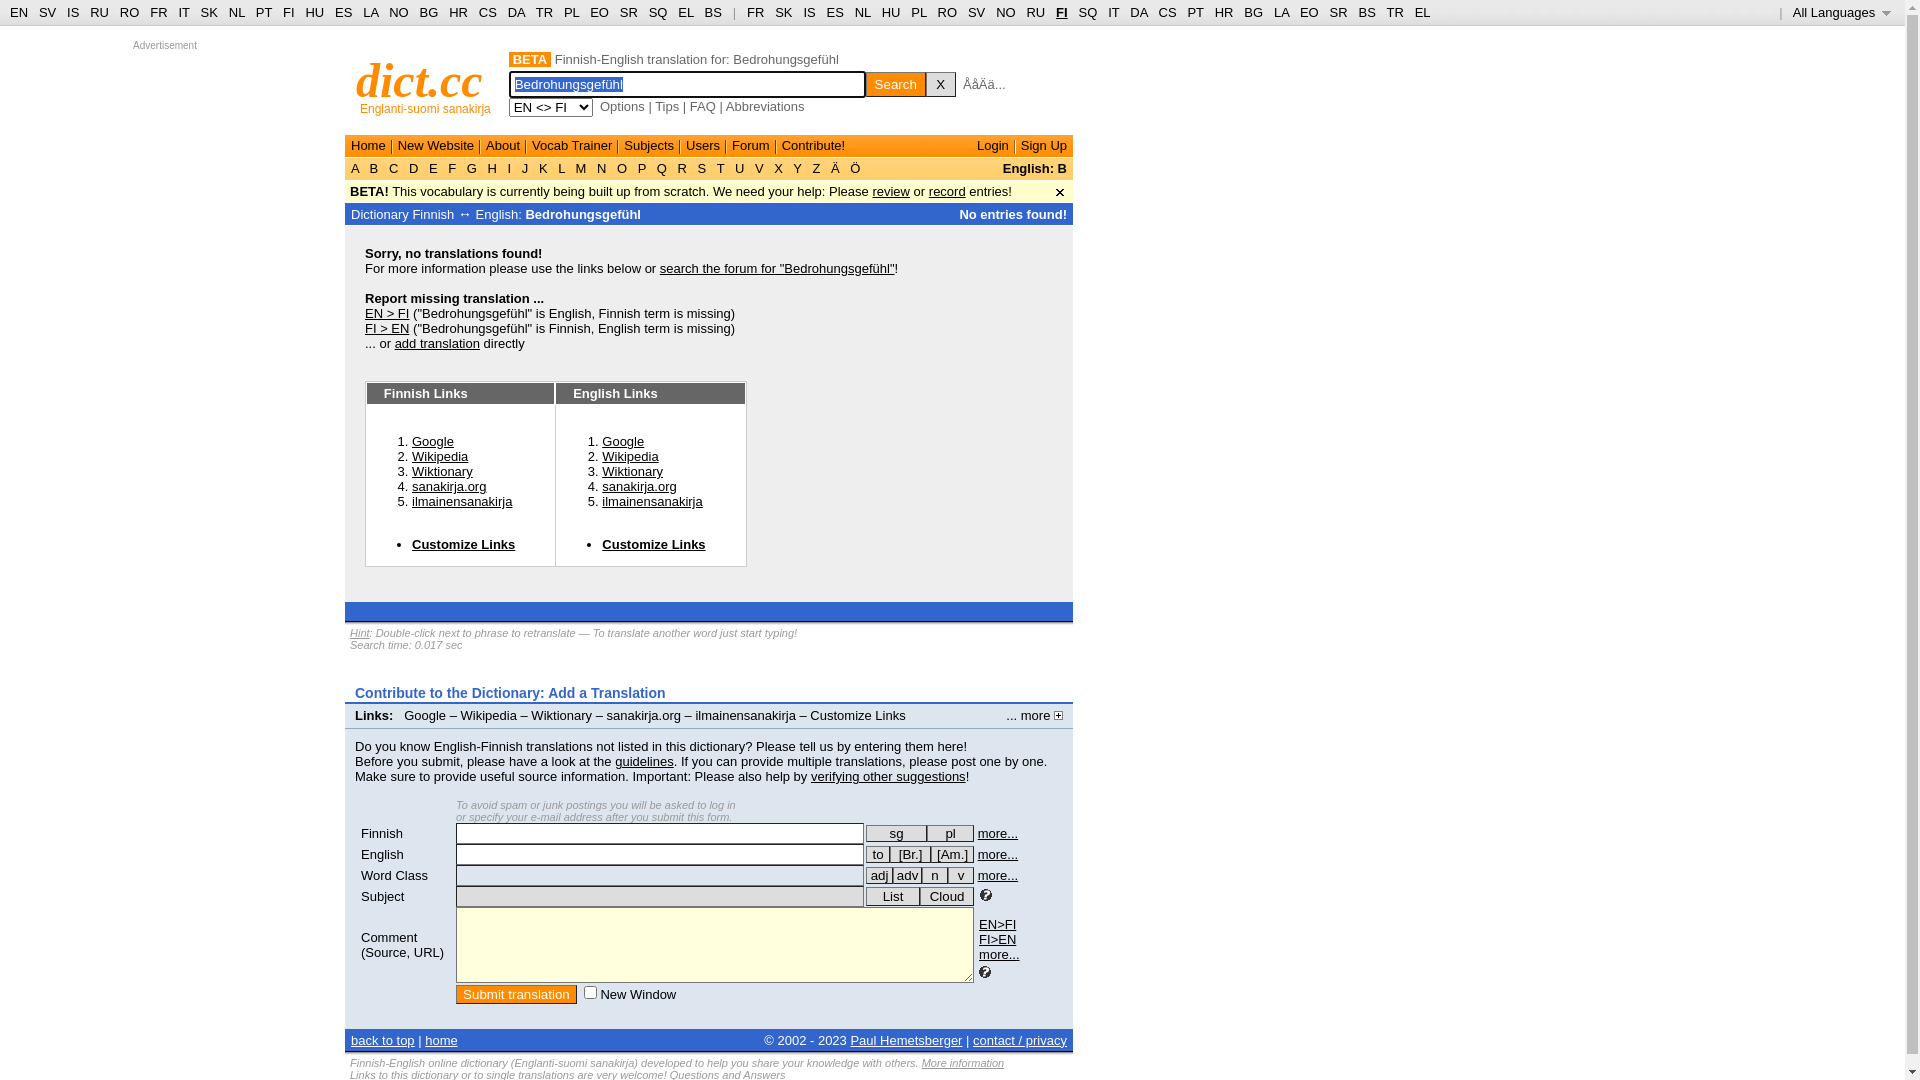 This screenshot has height=1080, width=1920. Describe the element at coordinates (643, 714) in the screenshot. I see `'sanakirja.org'` at that location.